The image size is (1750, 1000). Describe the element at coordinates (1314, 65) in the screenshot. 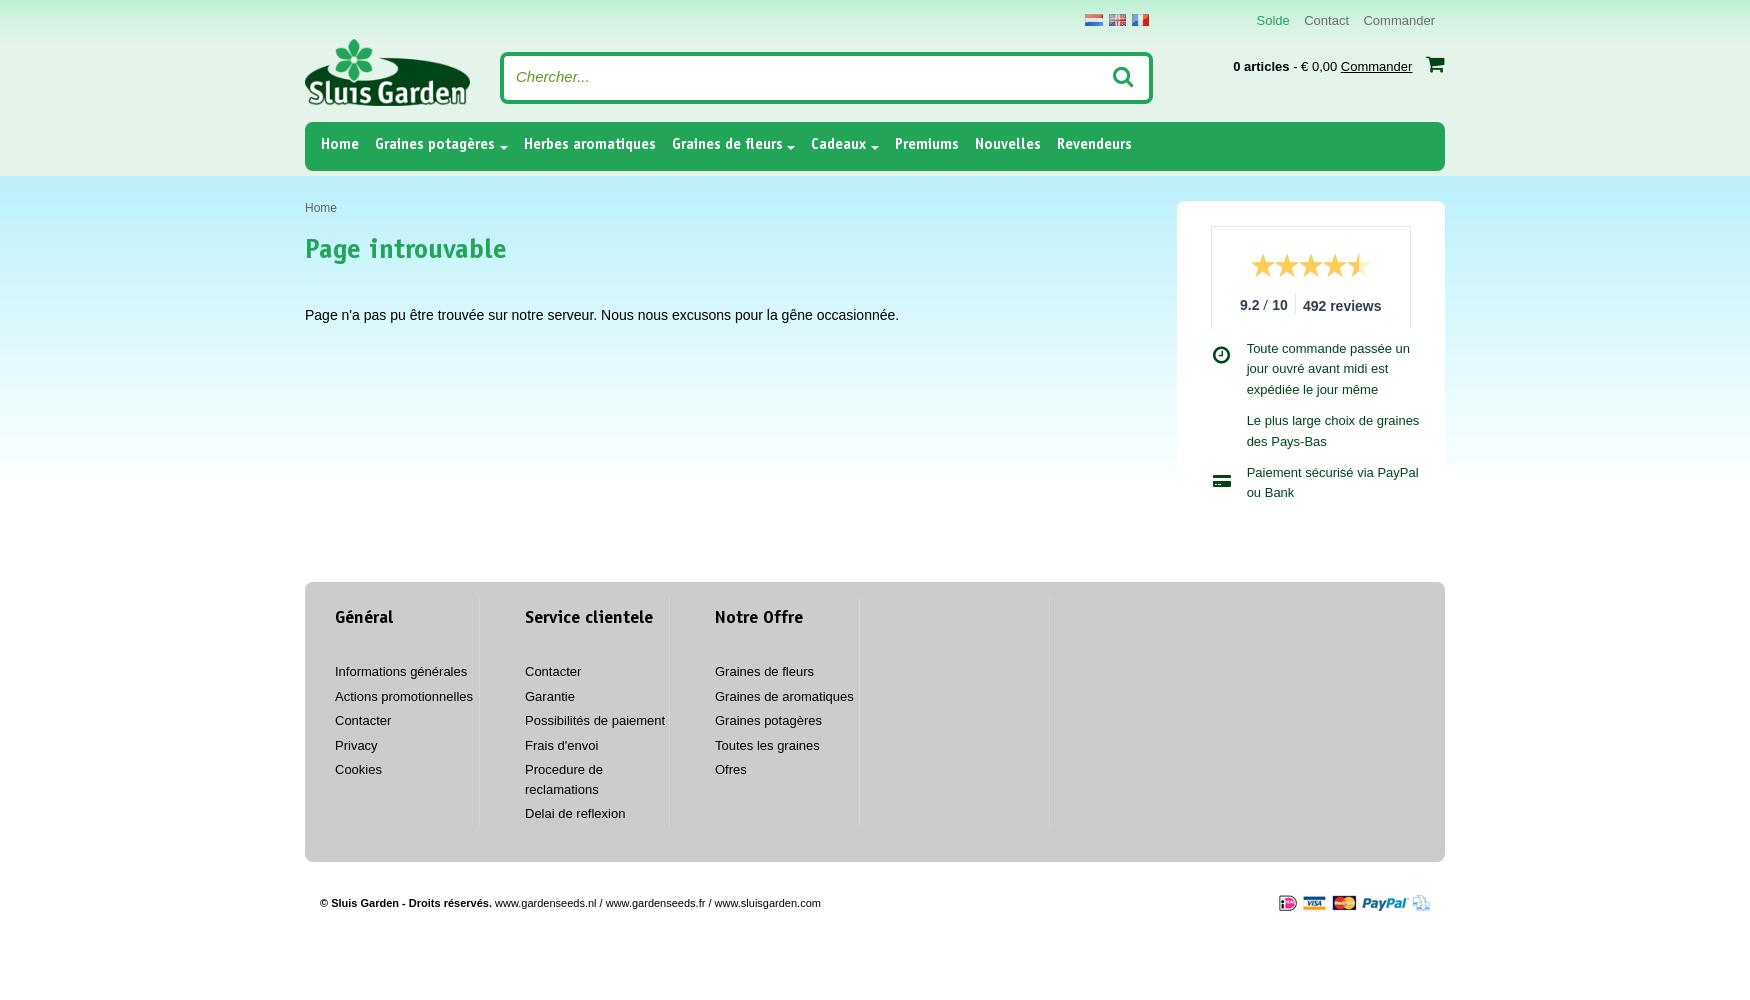

I see `'- € 0,00'` at that location.